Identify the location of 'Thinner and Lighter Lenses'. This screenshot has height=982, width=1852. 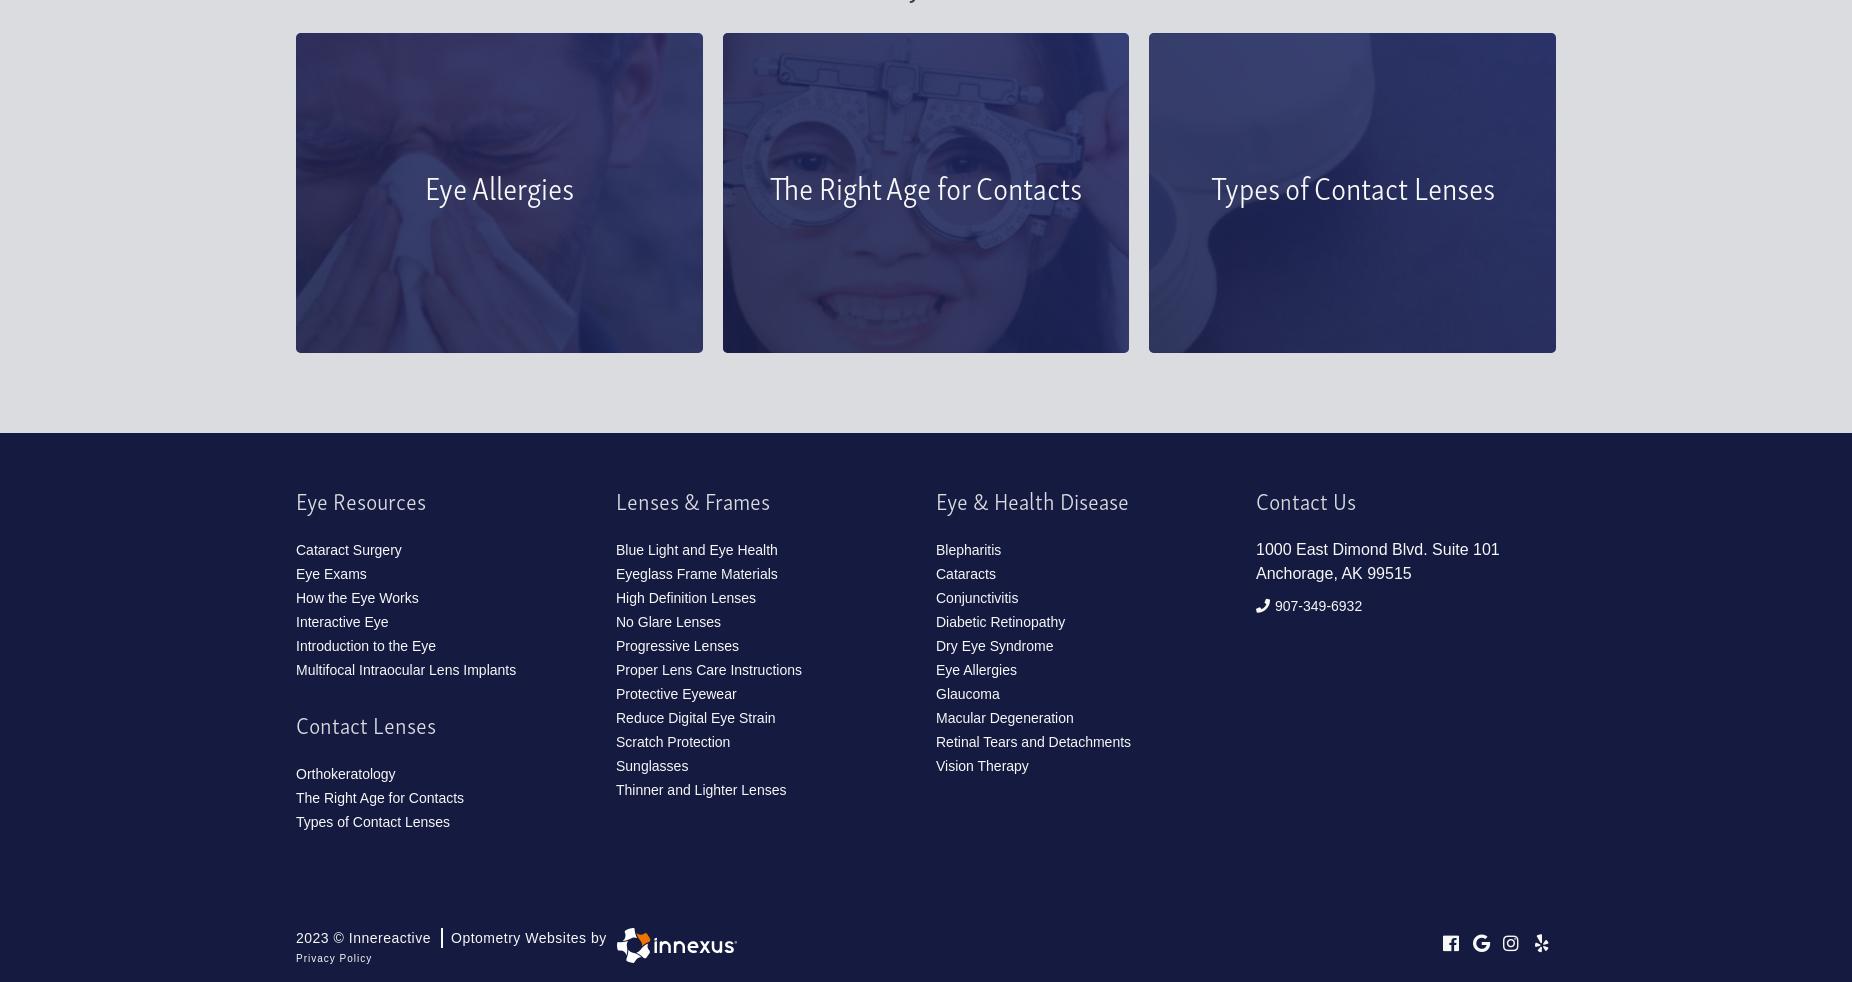
(700, 790).